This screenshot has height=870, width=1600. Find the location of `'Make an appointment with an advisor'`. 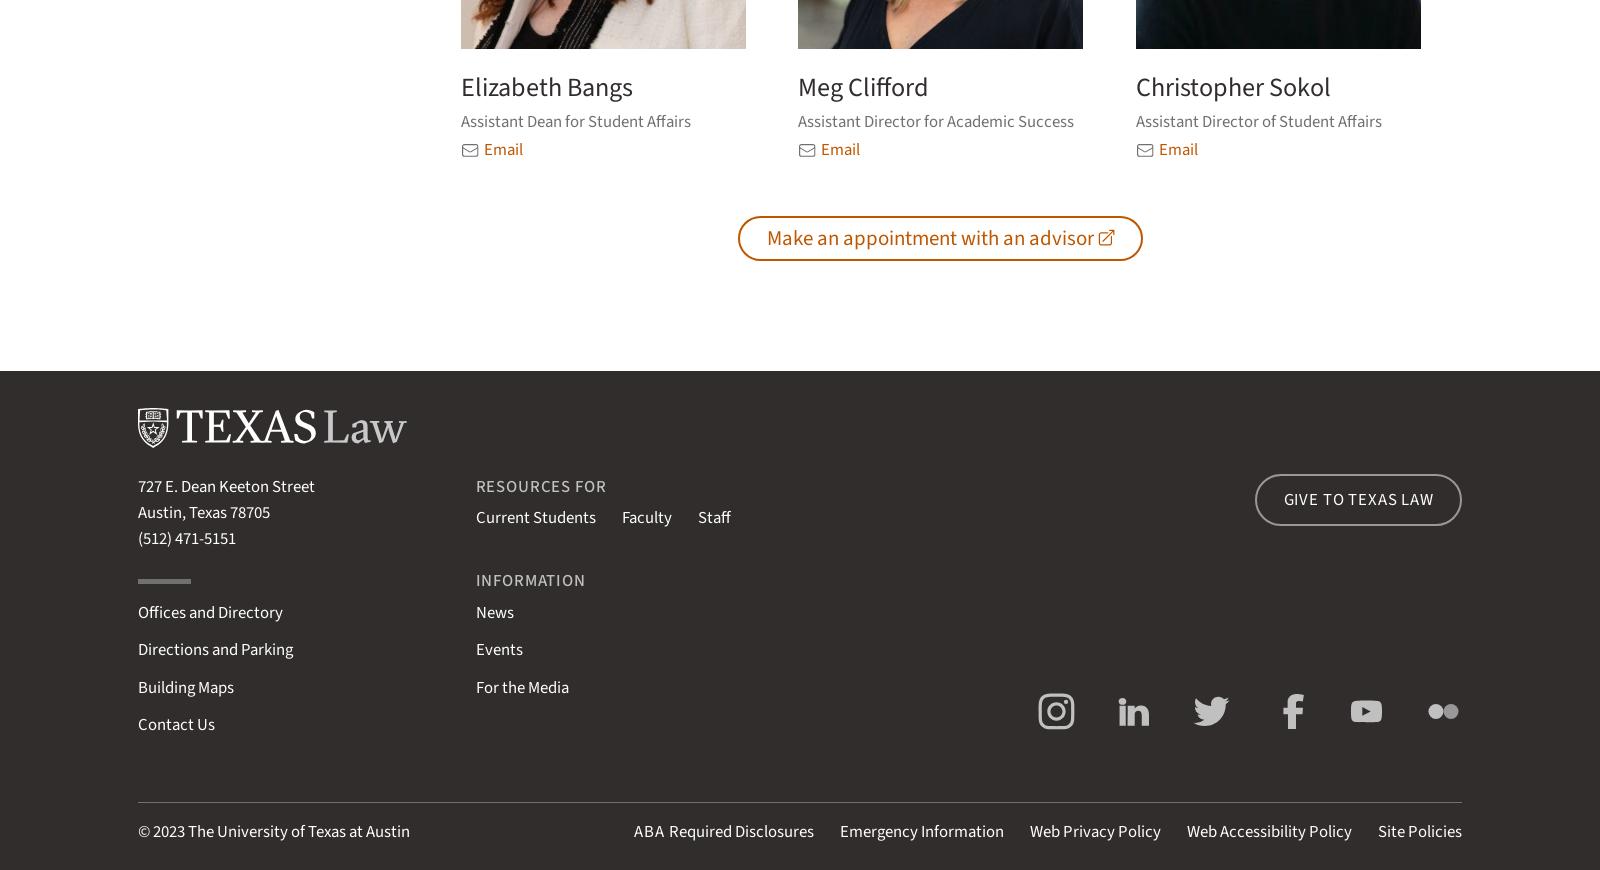

'Make an appointment with an advisor' is located at coordinates (928, 237).